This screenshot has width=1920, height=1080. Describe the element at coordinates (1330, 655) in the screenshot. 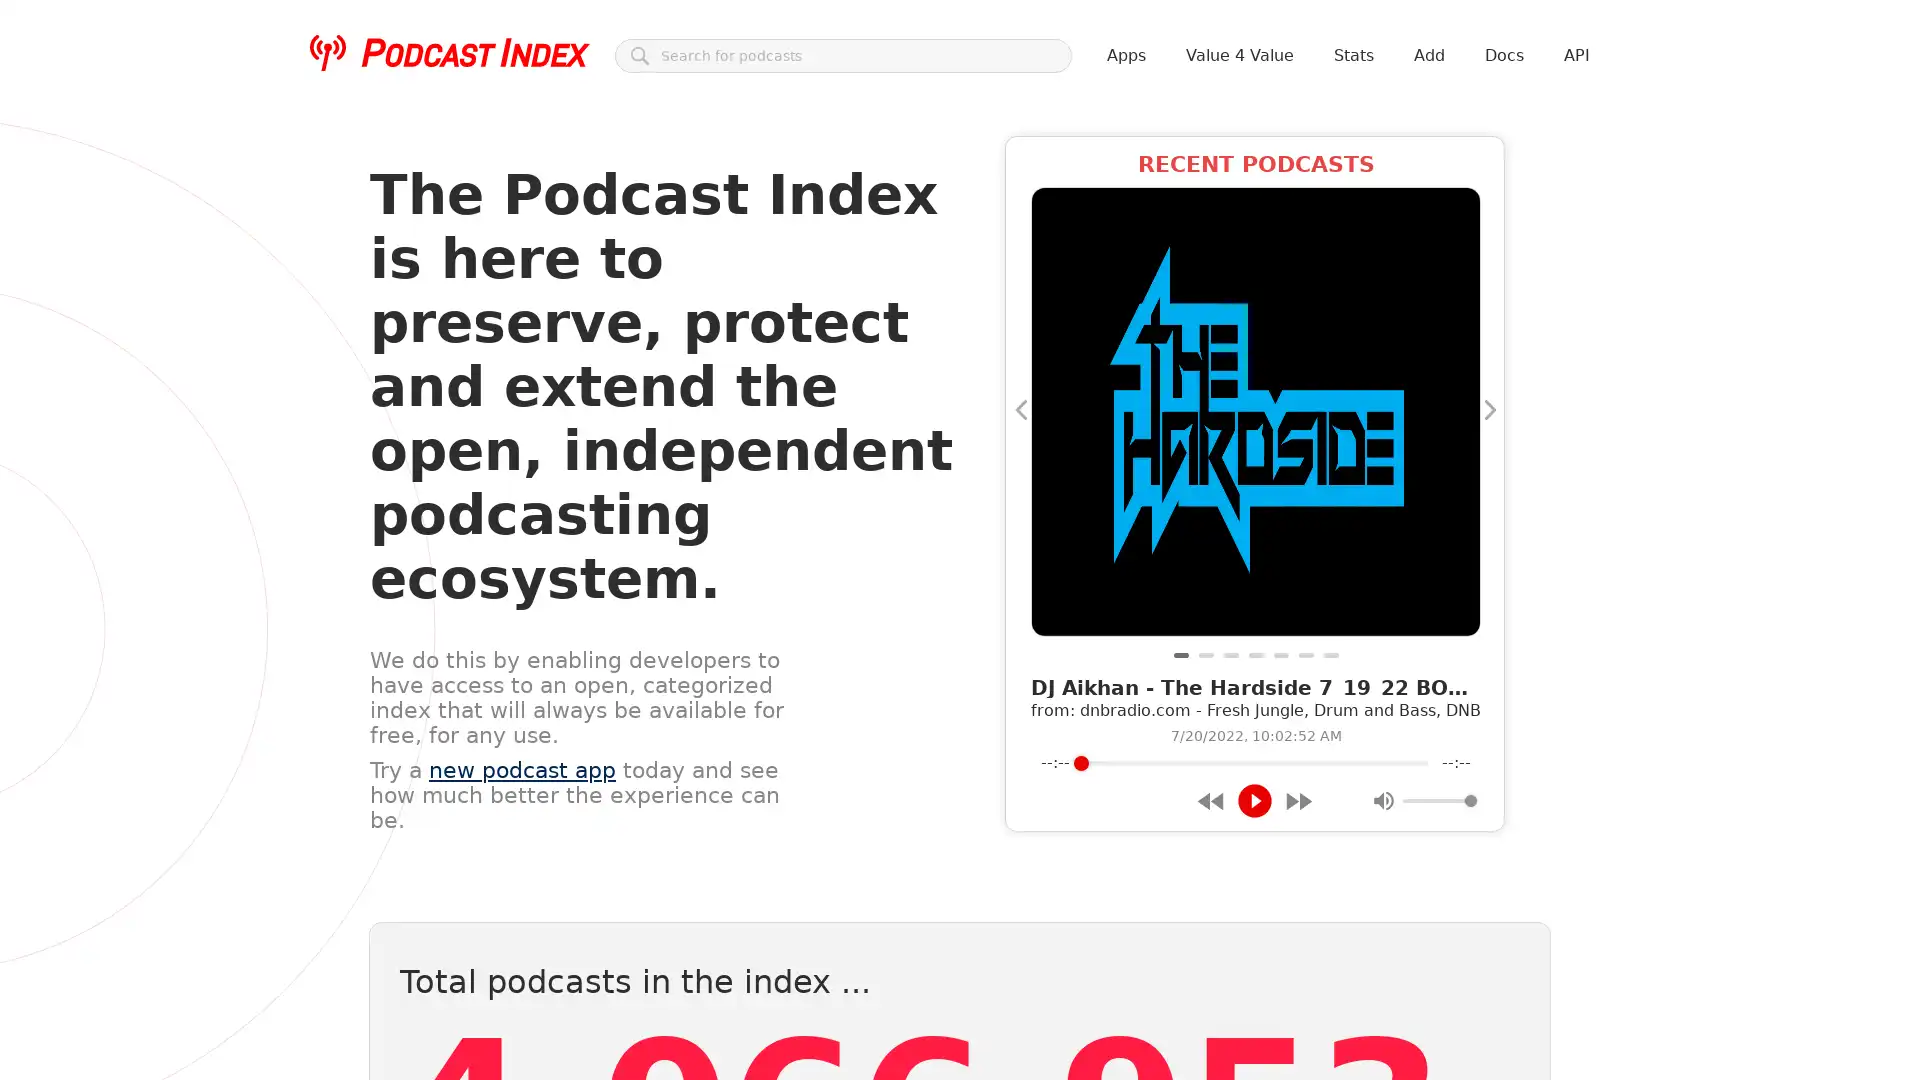

I see `I Went On Tour With Dayglo Abortions And All I Got Was This Lousy Cough` at that location.